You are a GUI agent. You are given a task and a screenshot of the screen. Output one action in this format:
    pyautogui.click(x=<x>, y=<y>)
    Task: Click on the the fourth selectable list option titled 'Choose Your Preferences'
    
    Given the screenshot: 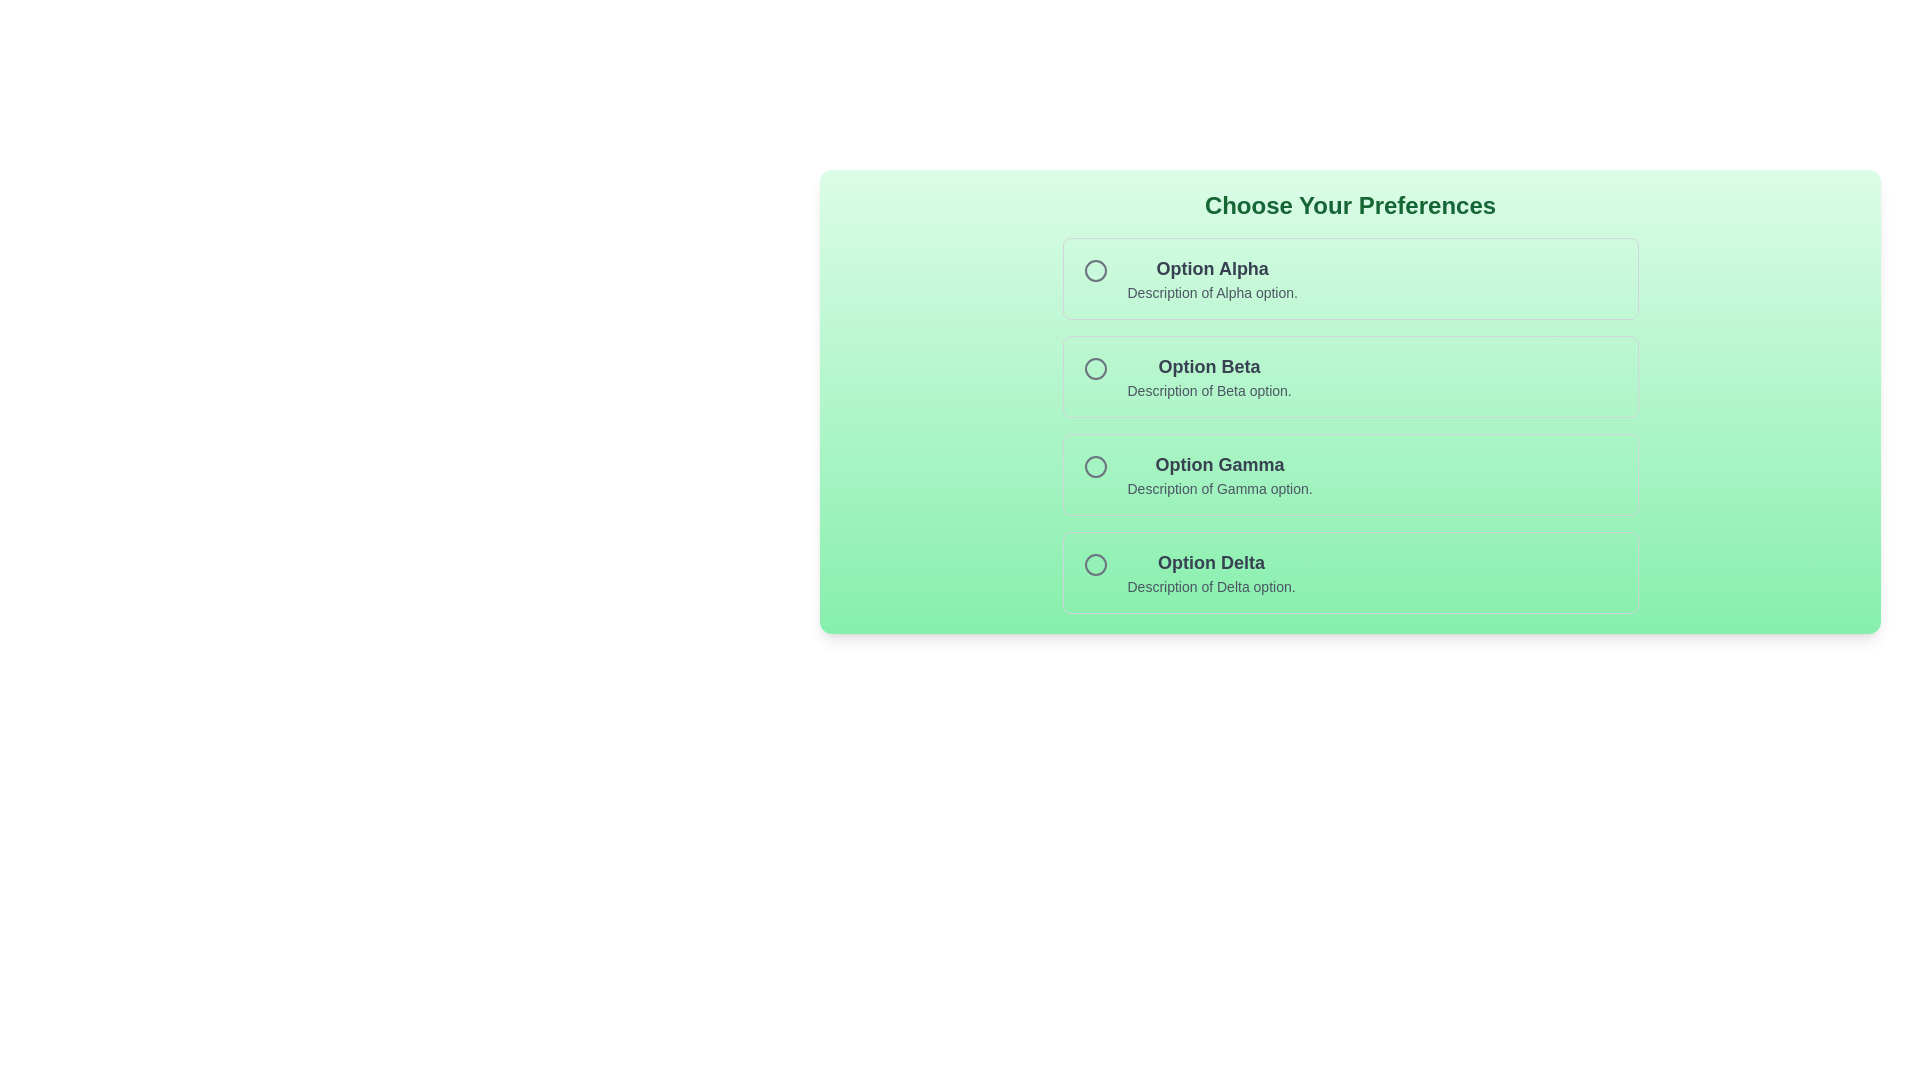 What is the action you would take?
    pyautogui.click(x=1350, y=573)
    